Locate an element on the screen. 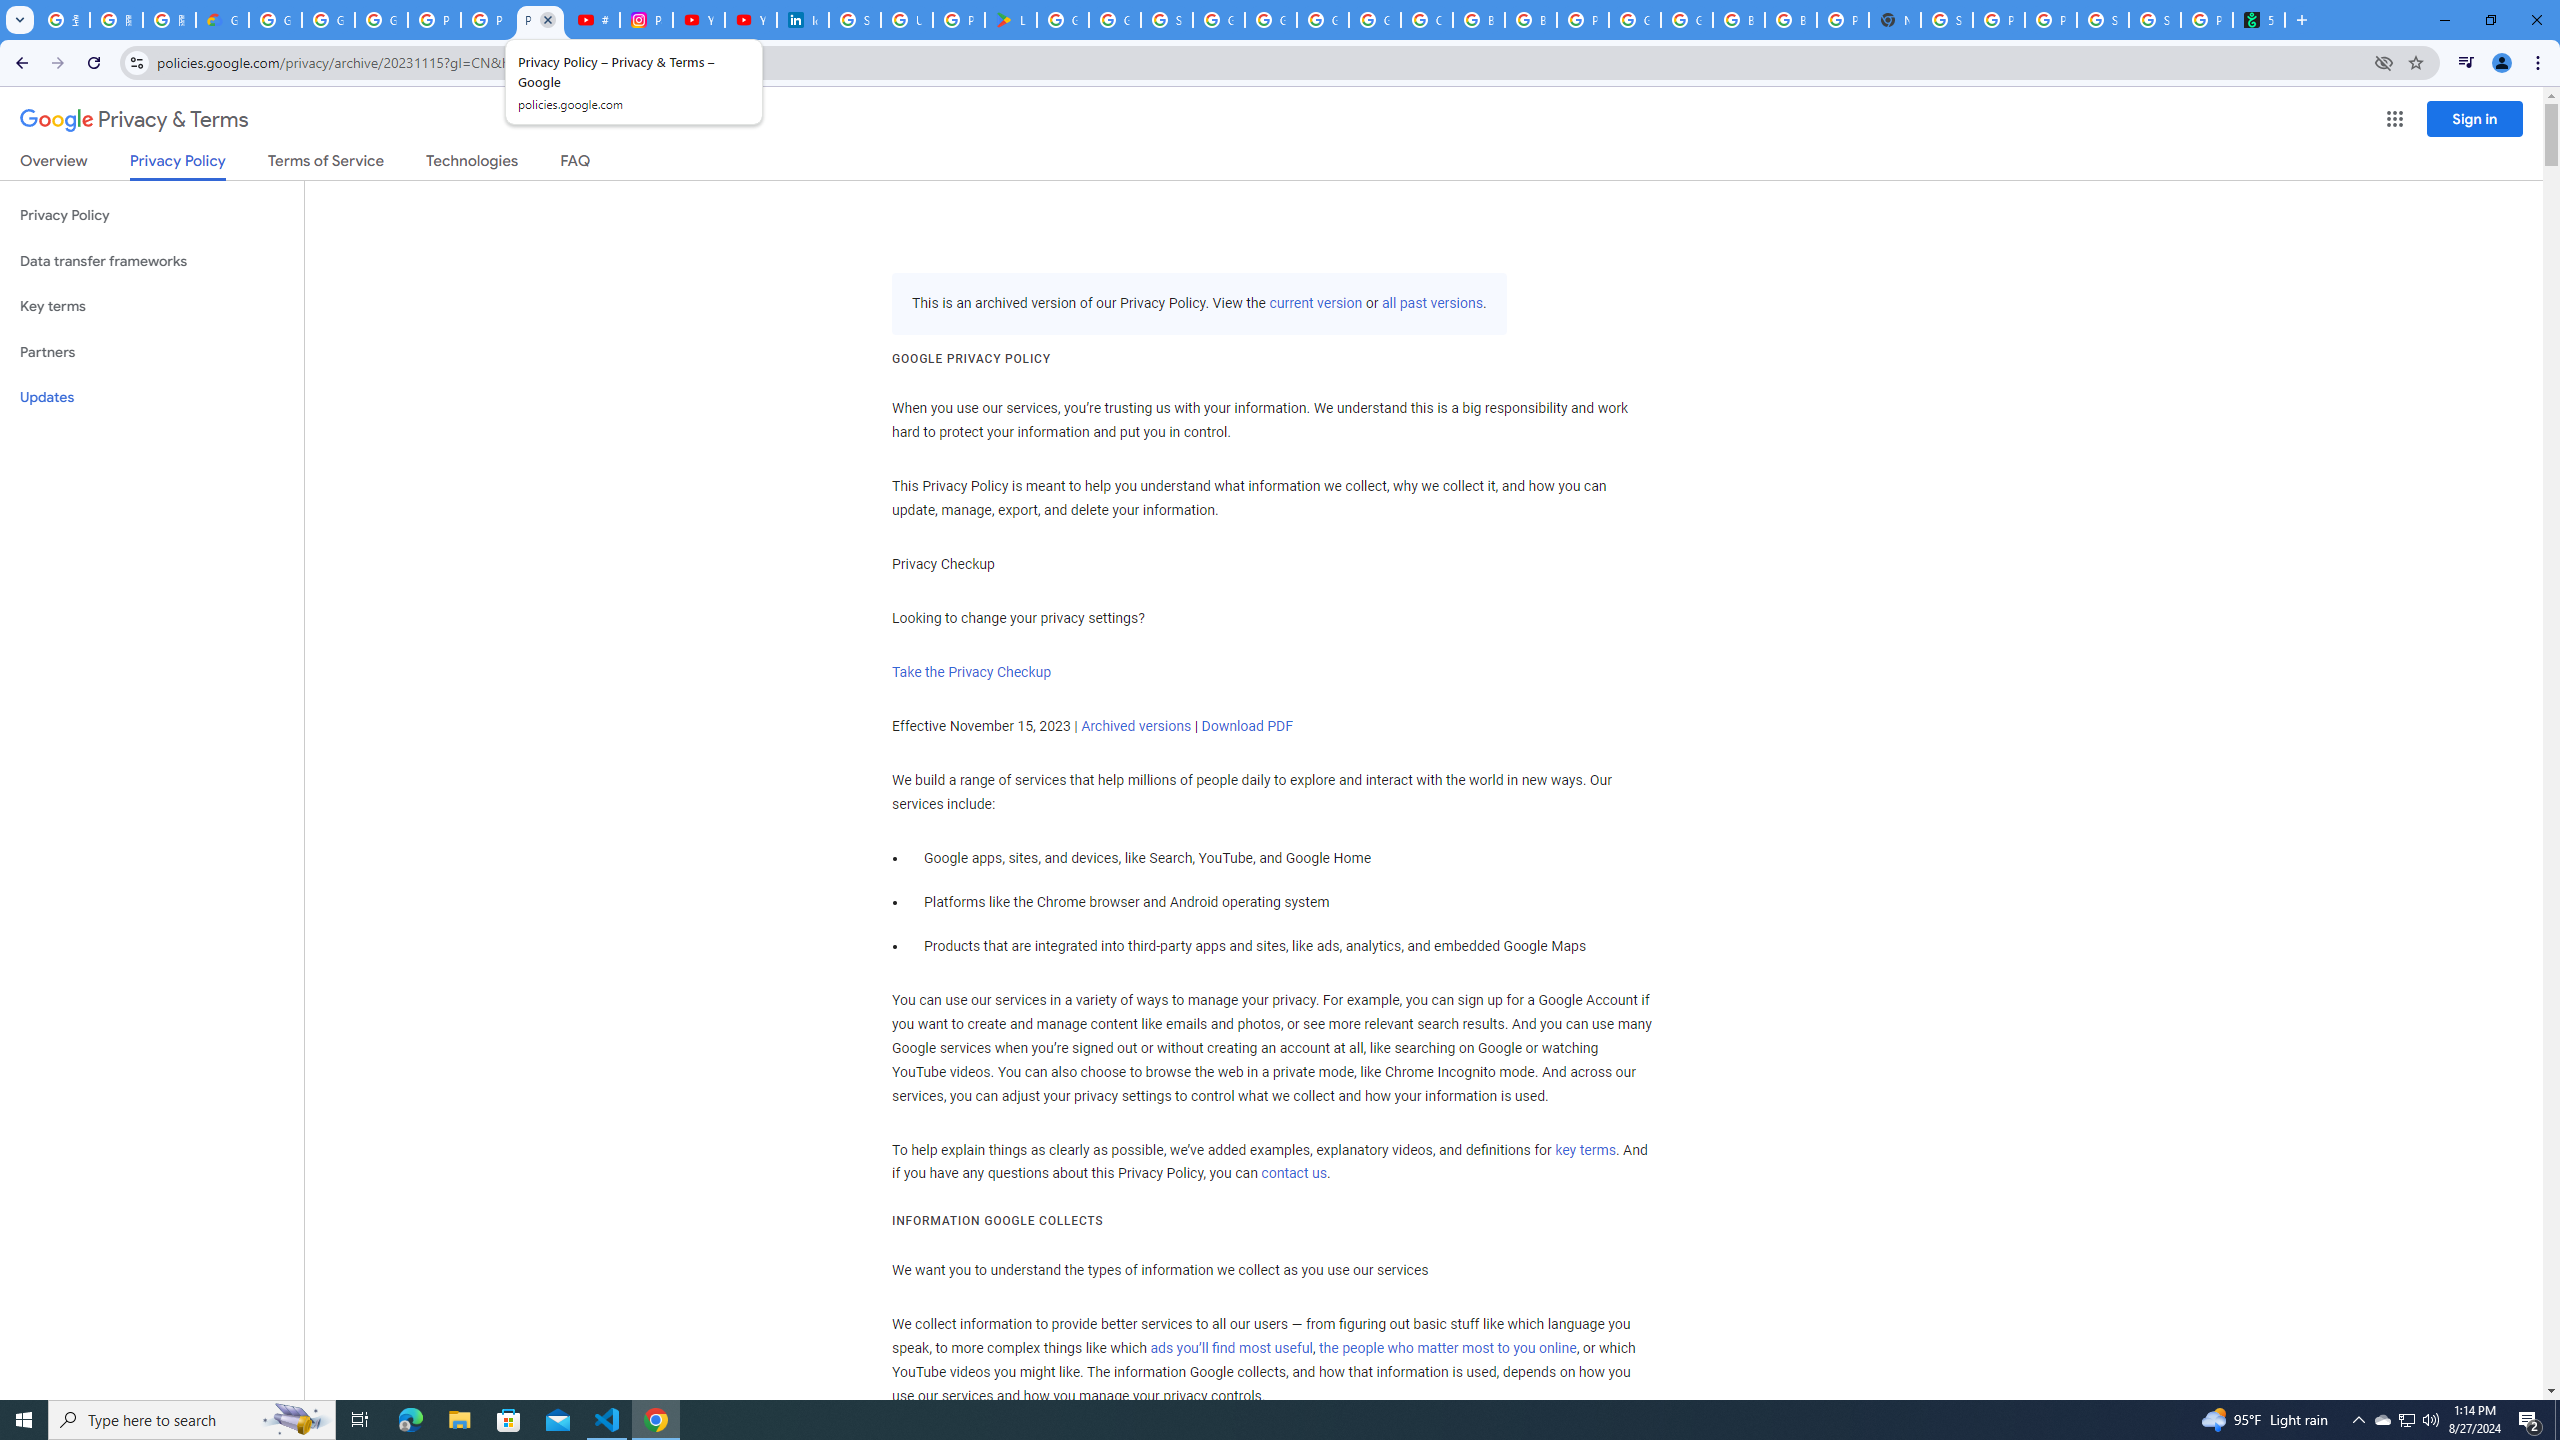 Image resolution: width=2560 pixels, height=1440 pixels. 'Google Cloud Platform' is located at coordinates (1687, 19).